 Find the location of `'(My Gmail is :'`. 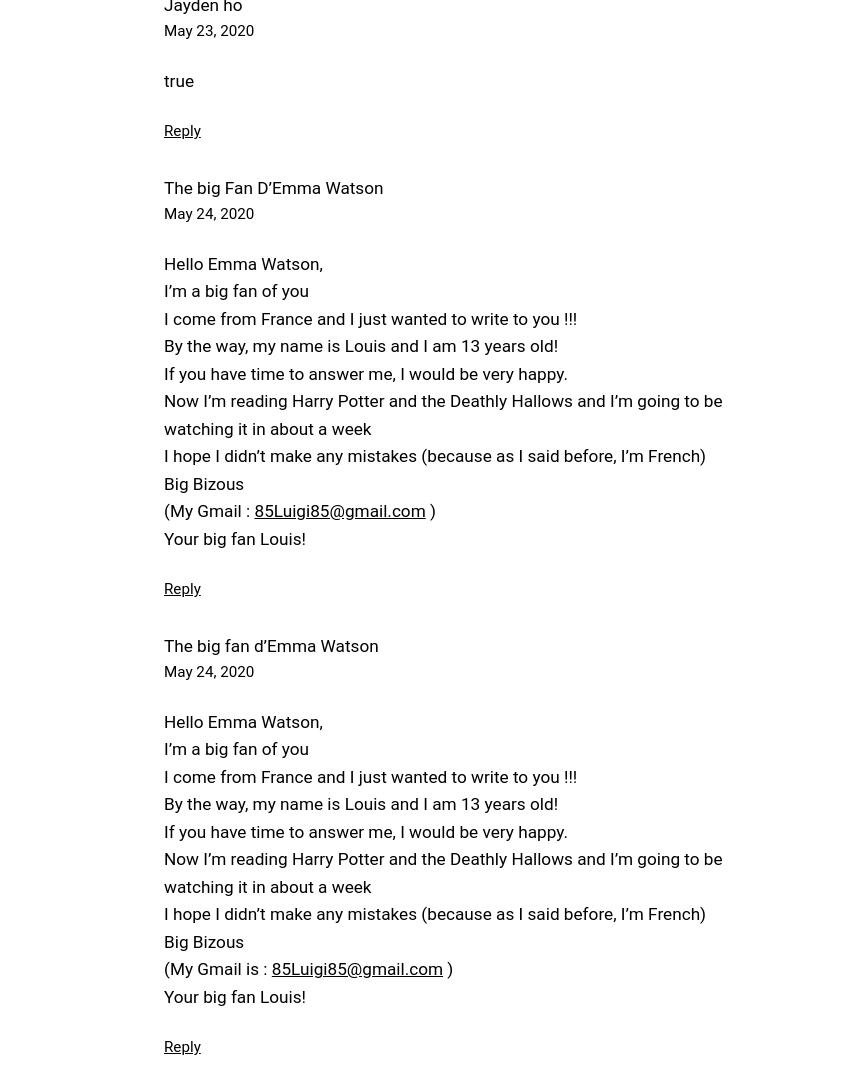

'(My Gmail is :' is located at coordinates (217, 967).